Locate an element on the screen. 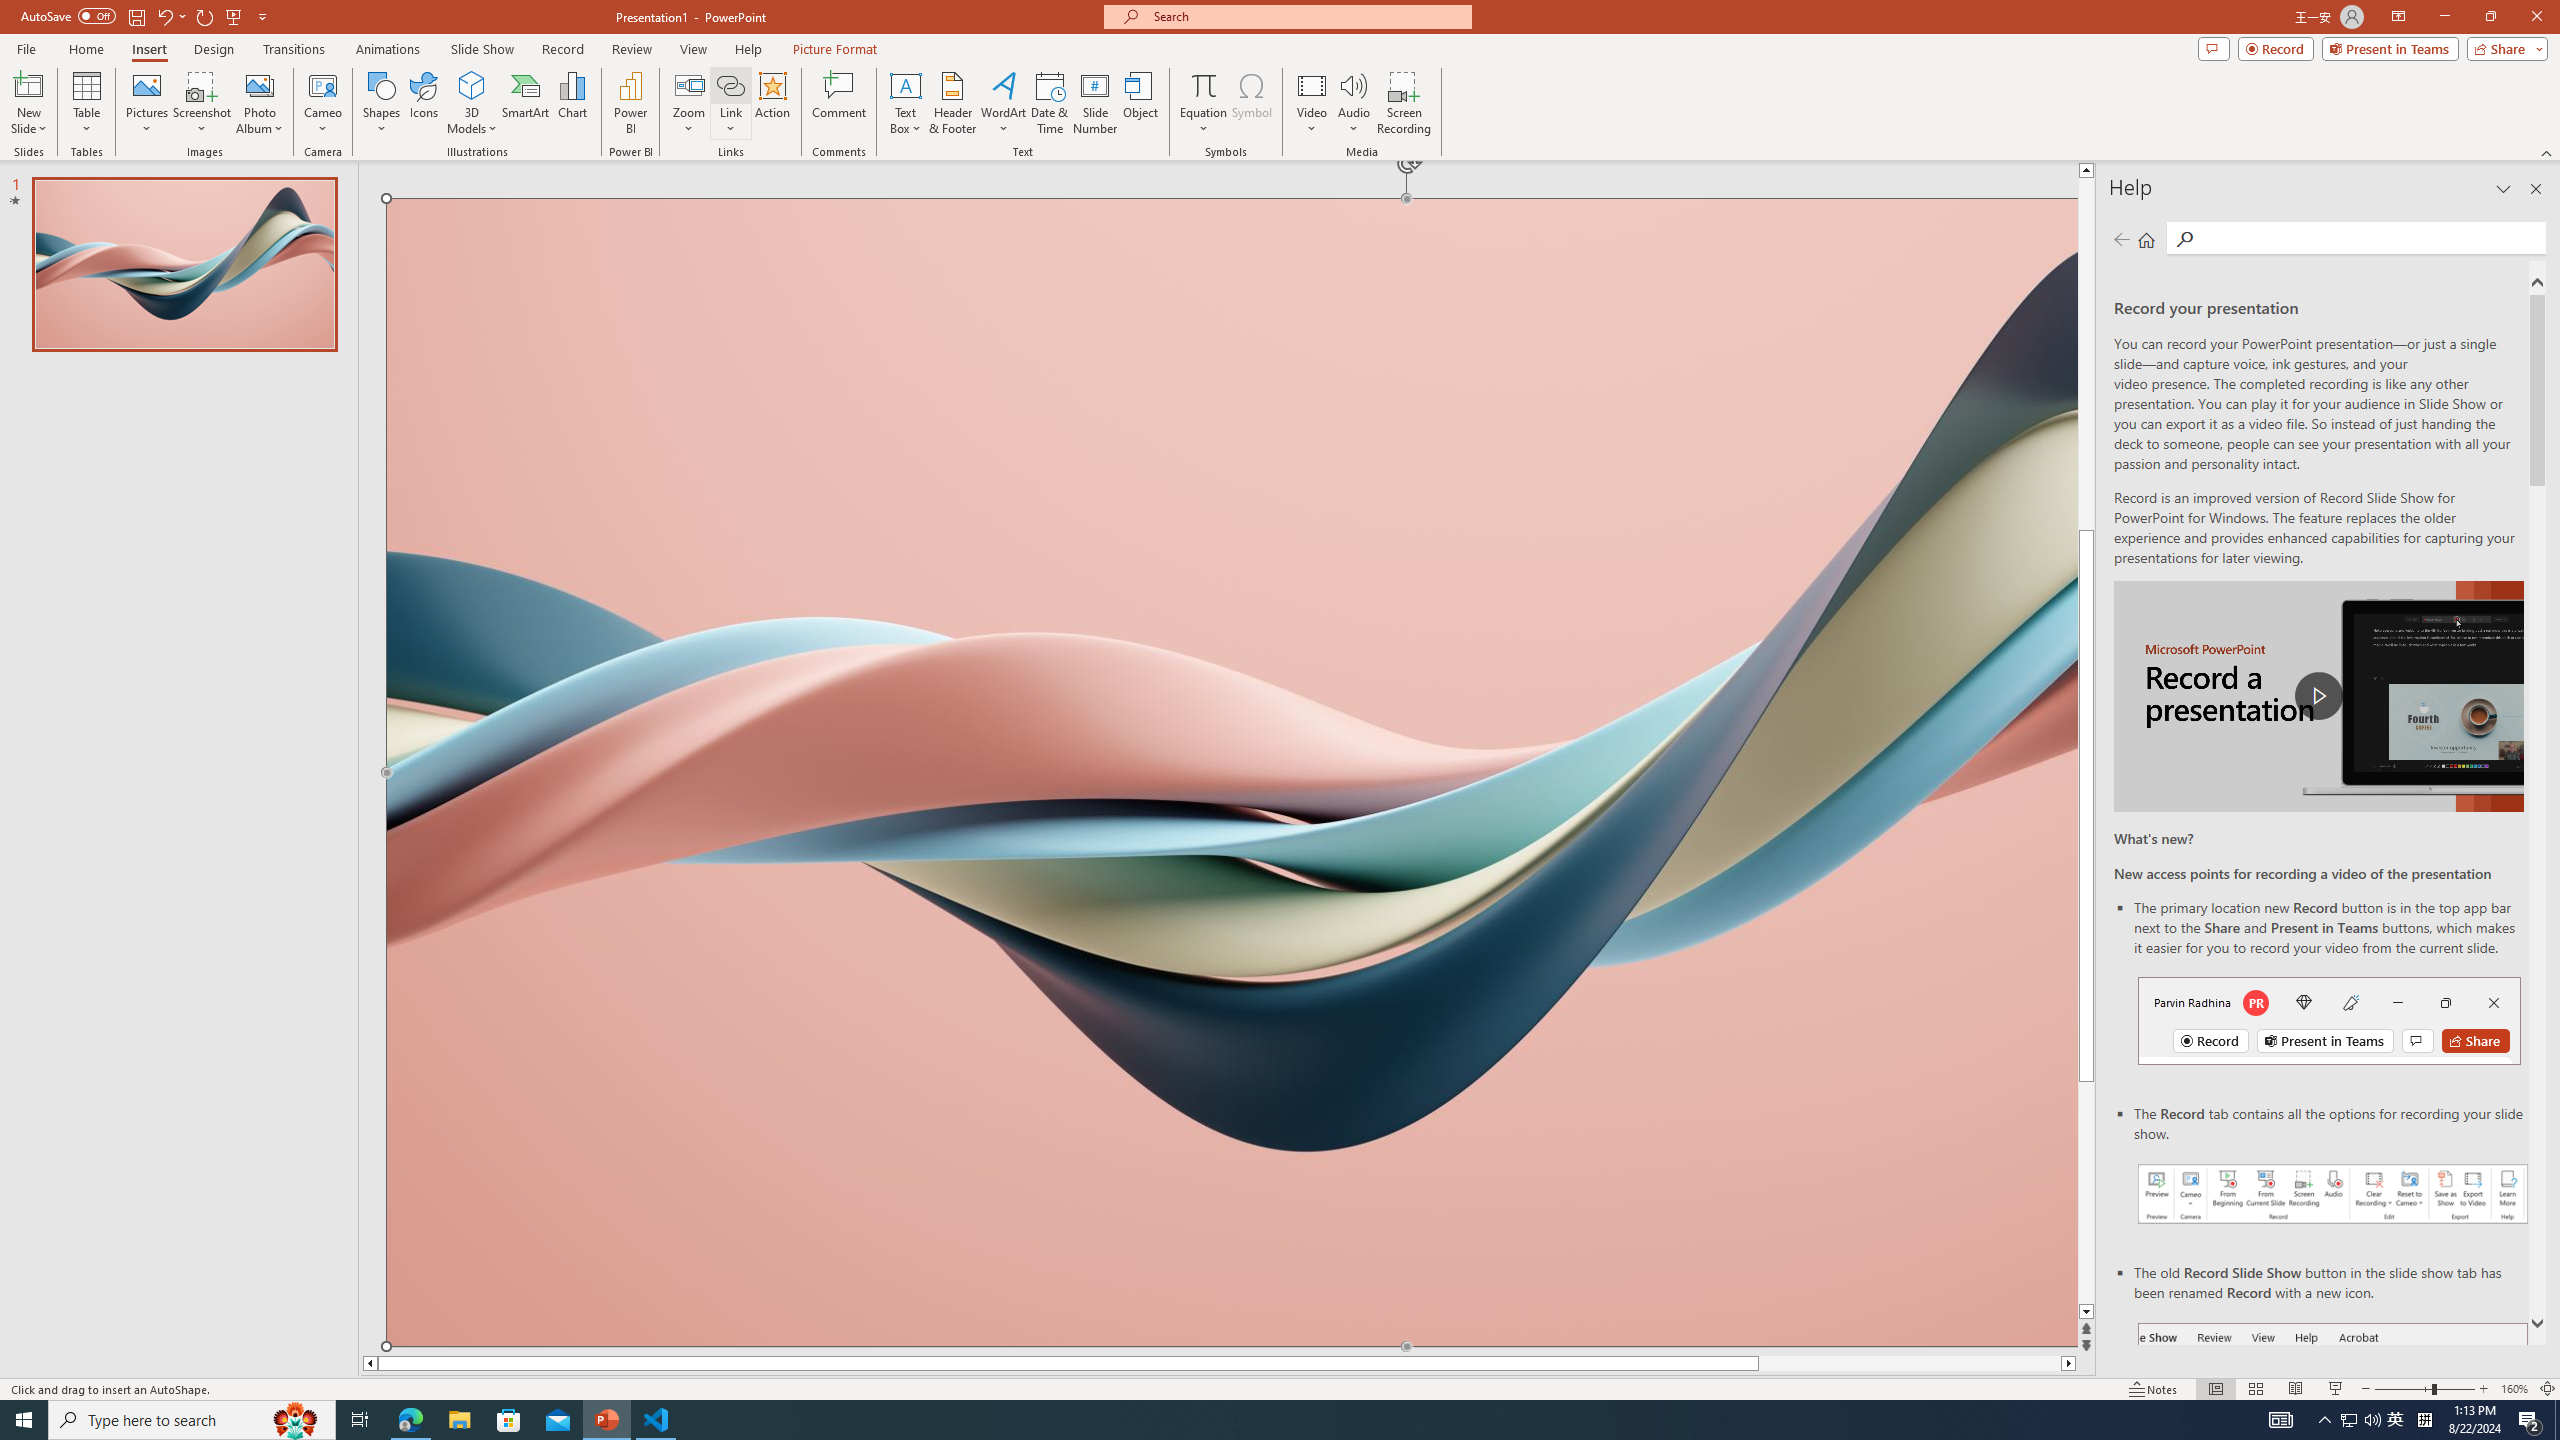 The height and width of the screenshot is (1440, 2560). 'WordArt' is located at coordinates (1002, 103).